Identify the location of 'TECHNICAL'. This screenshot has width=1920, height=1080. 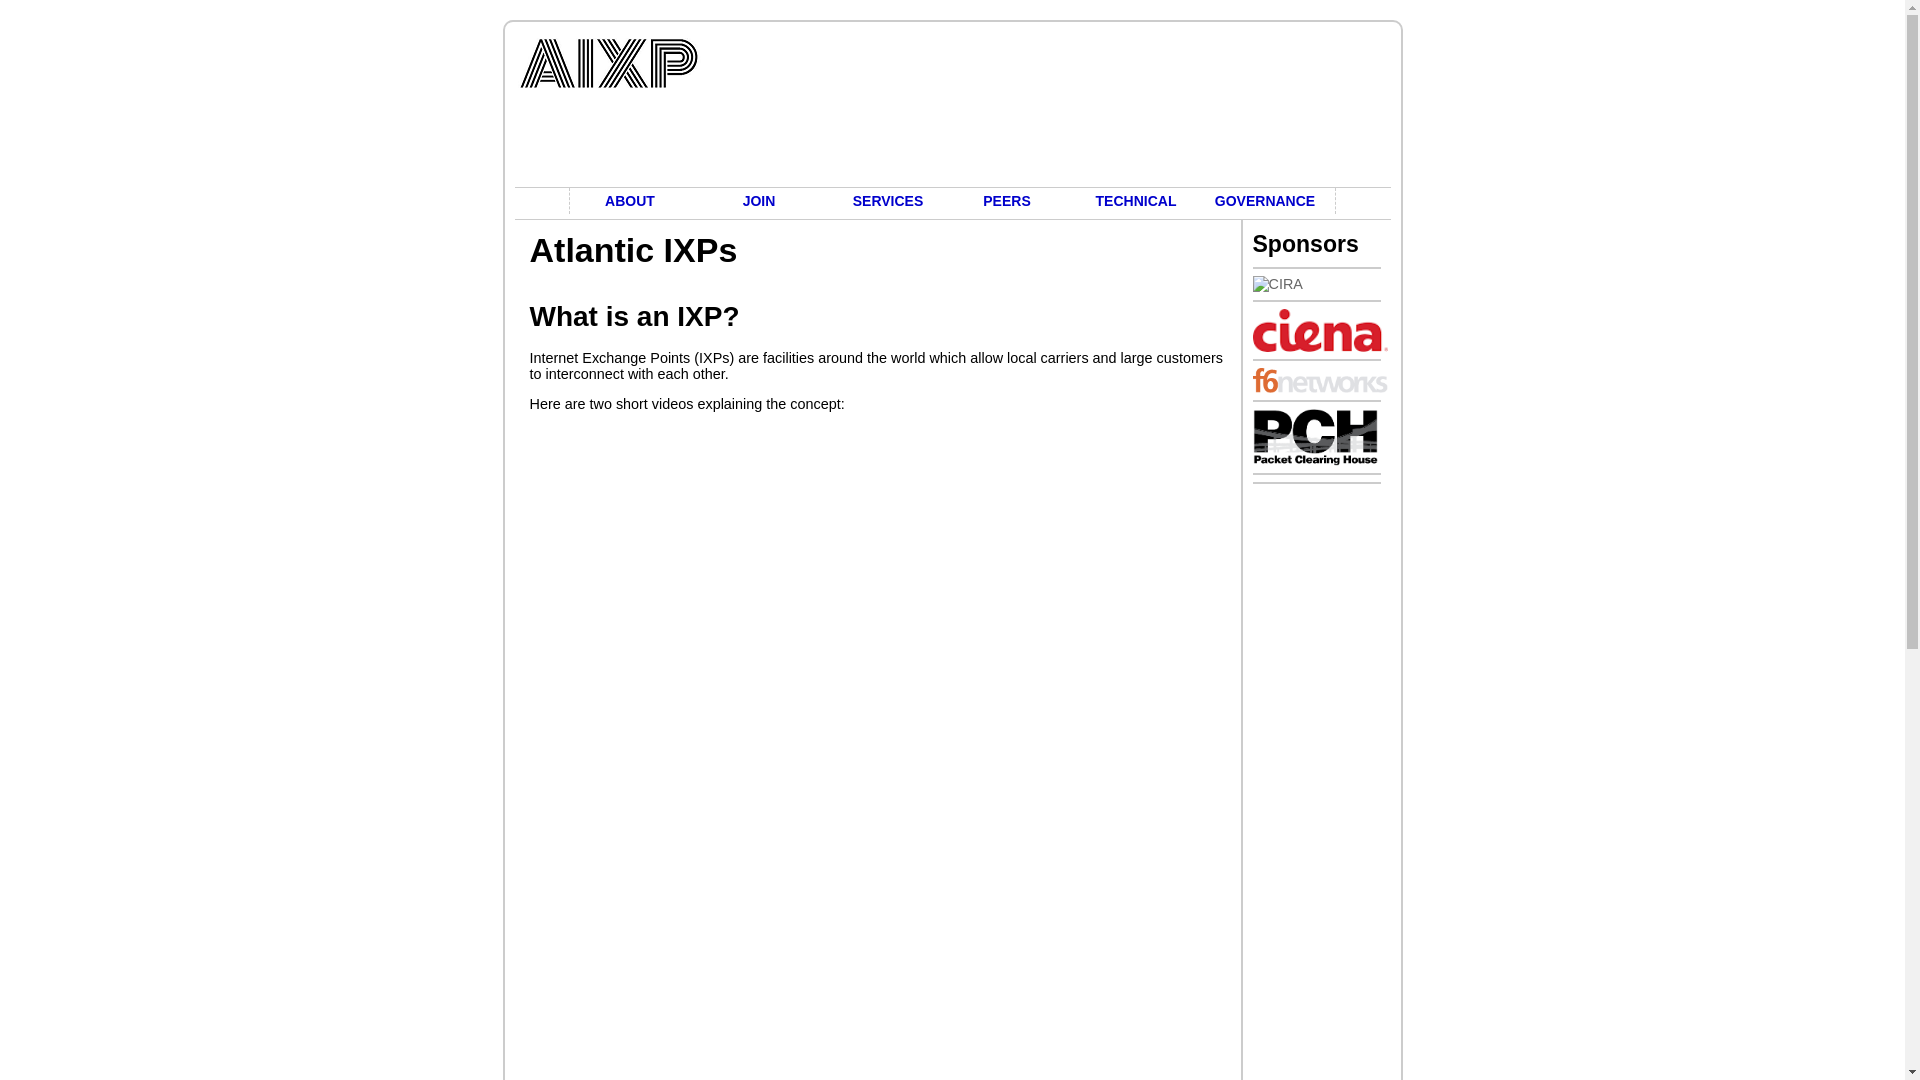
(1141, 200).